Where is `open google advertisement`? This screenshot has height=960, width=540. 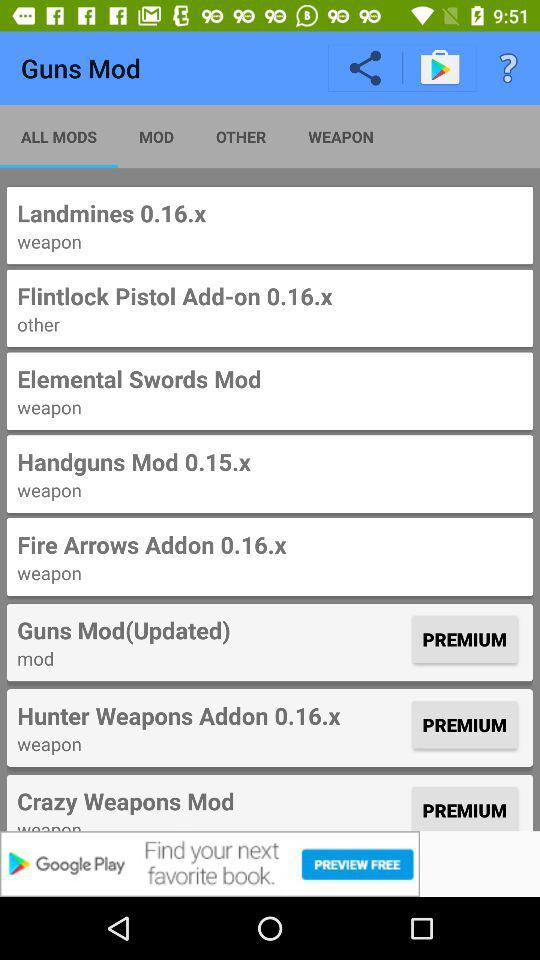 open google advertisement is located at coordinates (270, 863).